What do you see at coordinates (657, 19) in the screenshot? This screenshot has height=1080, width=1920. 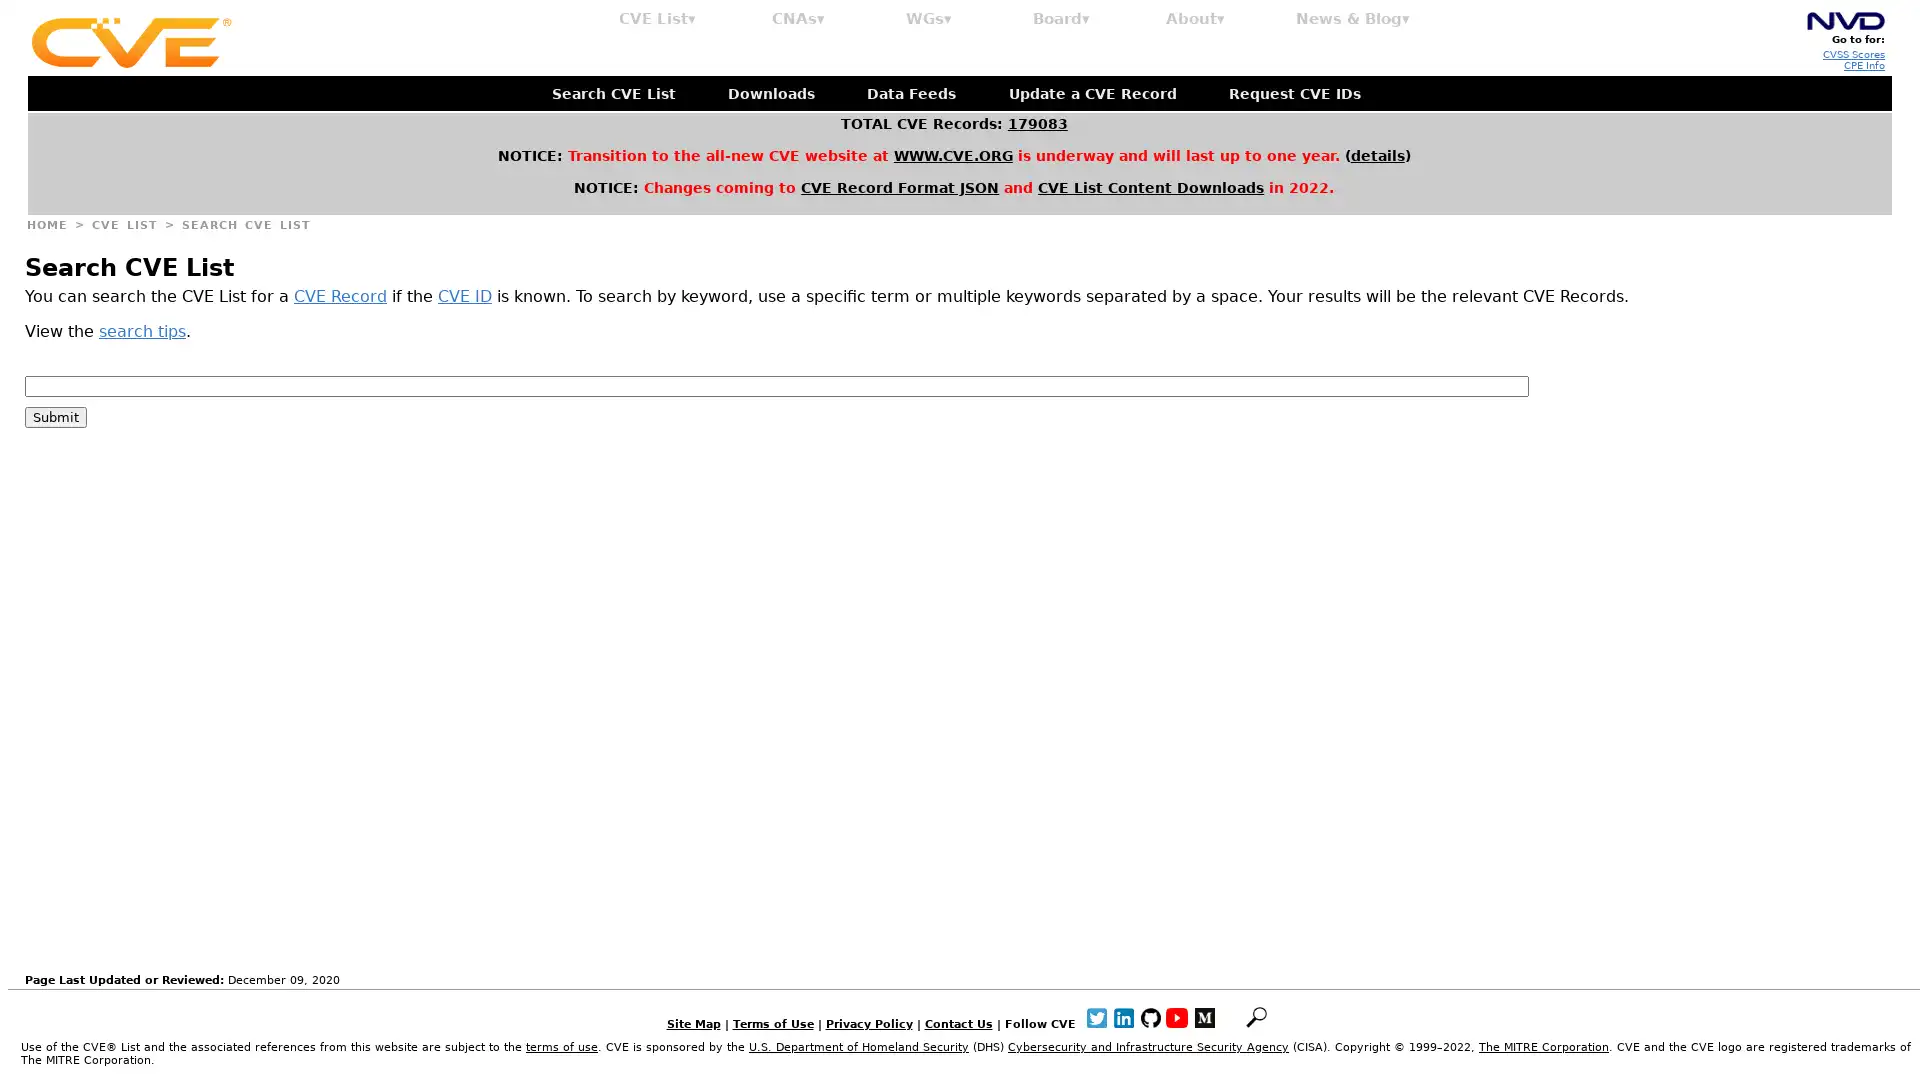 I see `CVE List` at bounding box center [657, 19].